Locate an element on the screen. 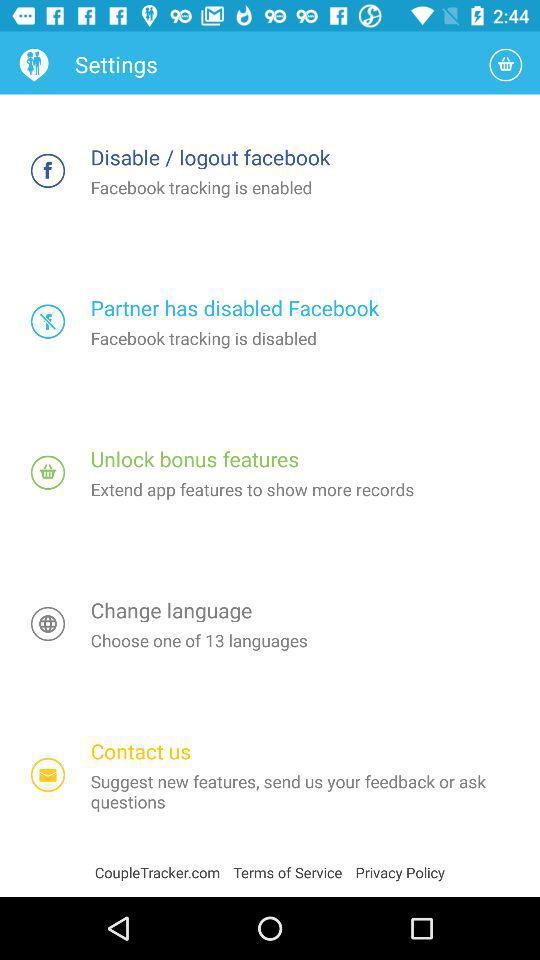 This screenshot has width=540, height=960. the item next to the terms of service icon is located at coordinates (400, 871).